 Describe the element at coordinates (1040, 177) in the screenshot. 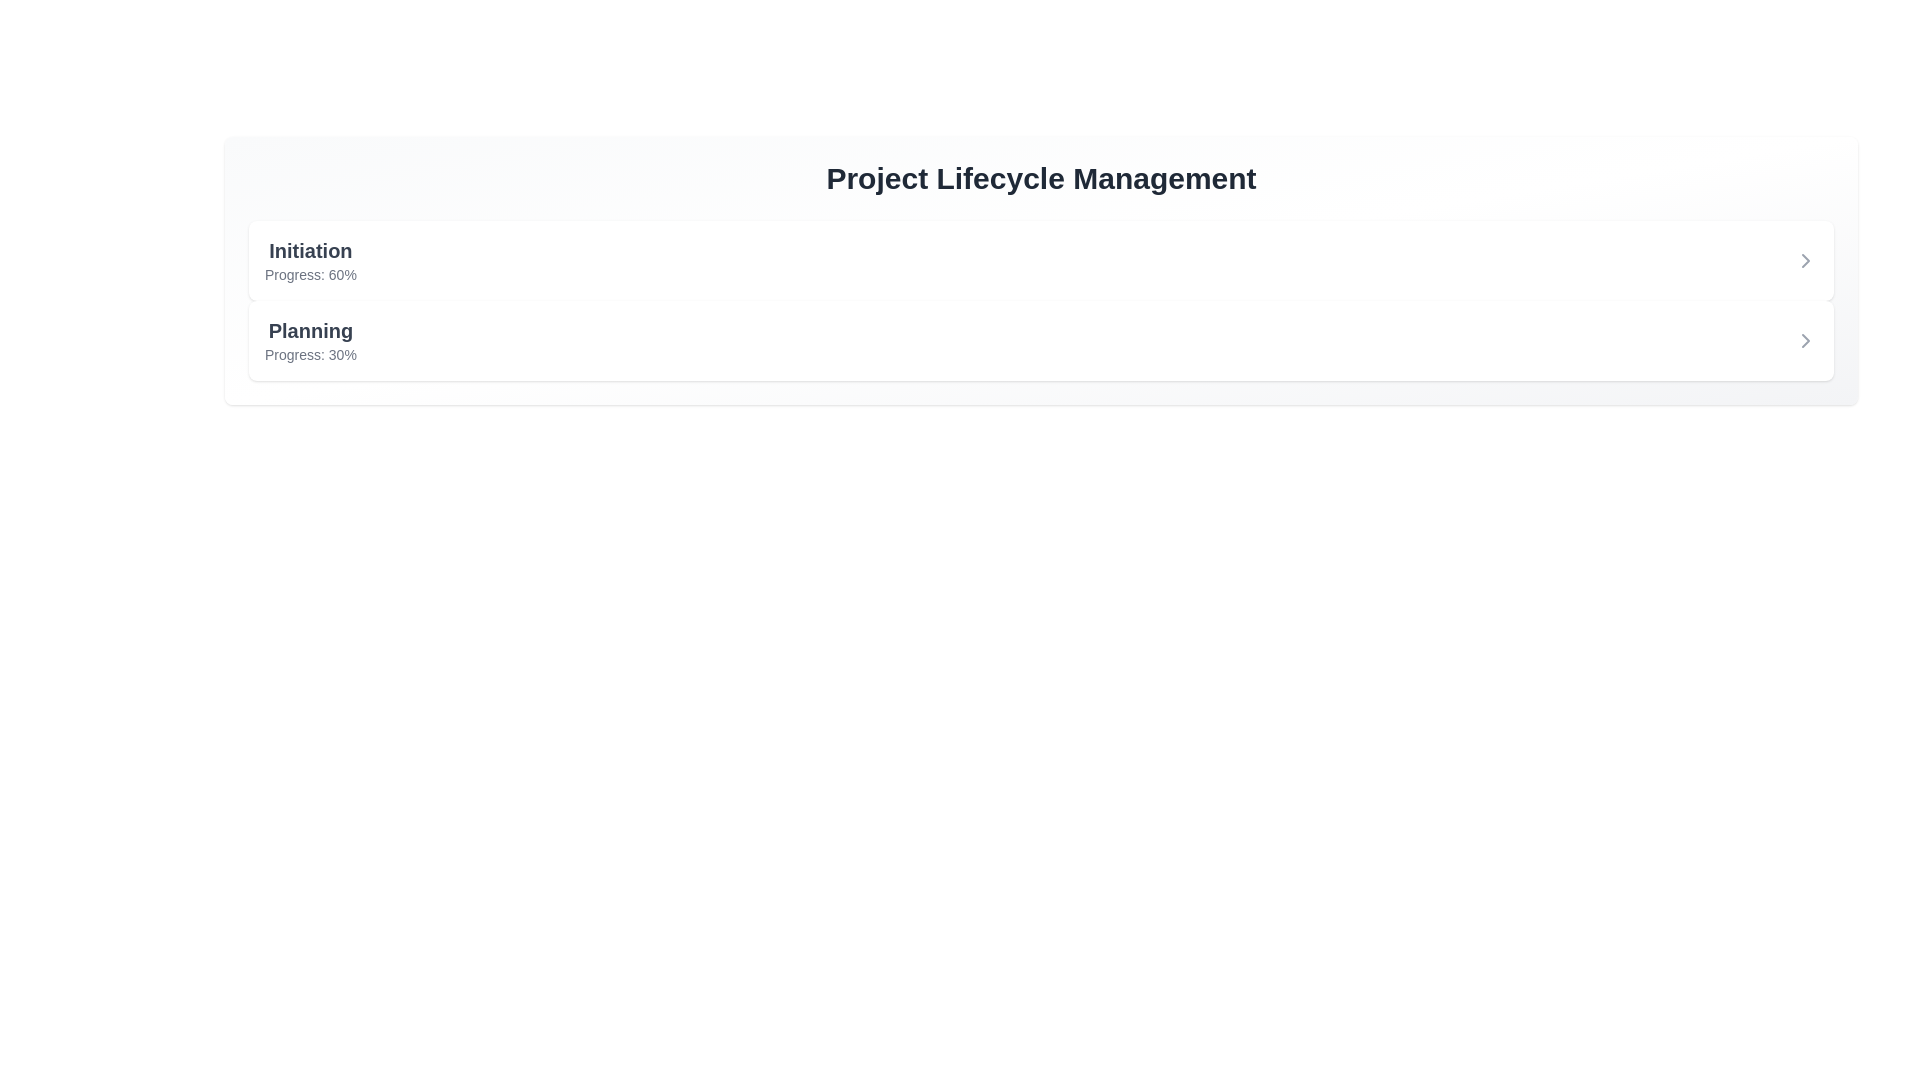

I see `text label titled 'Project Lifecycle Management', which is displayed in bold, large font and centered horizontally within its section` at that location.